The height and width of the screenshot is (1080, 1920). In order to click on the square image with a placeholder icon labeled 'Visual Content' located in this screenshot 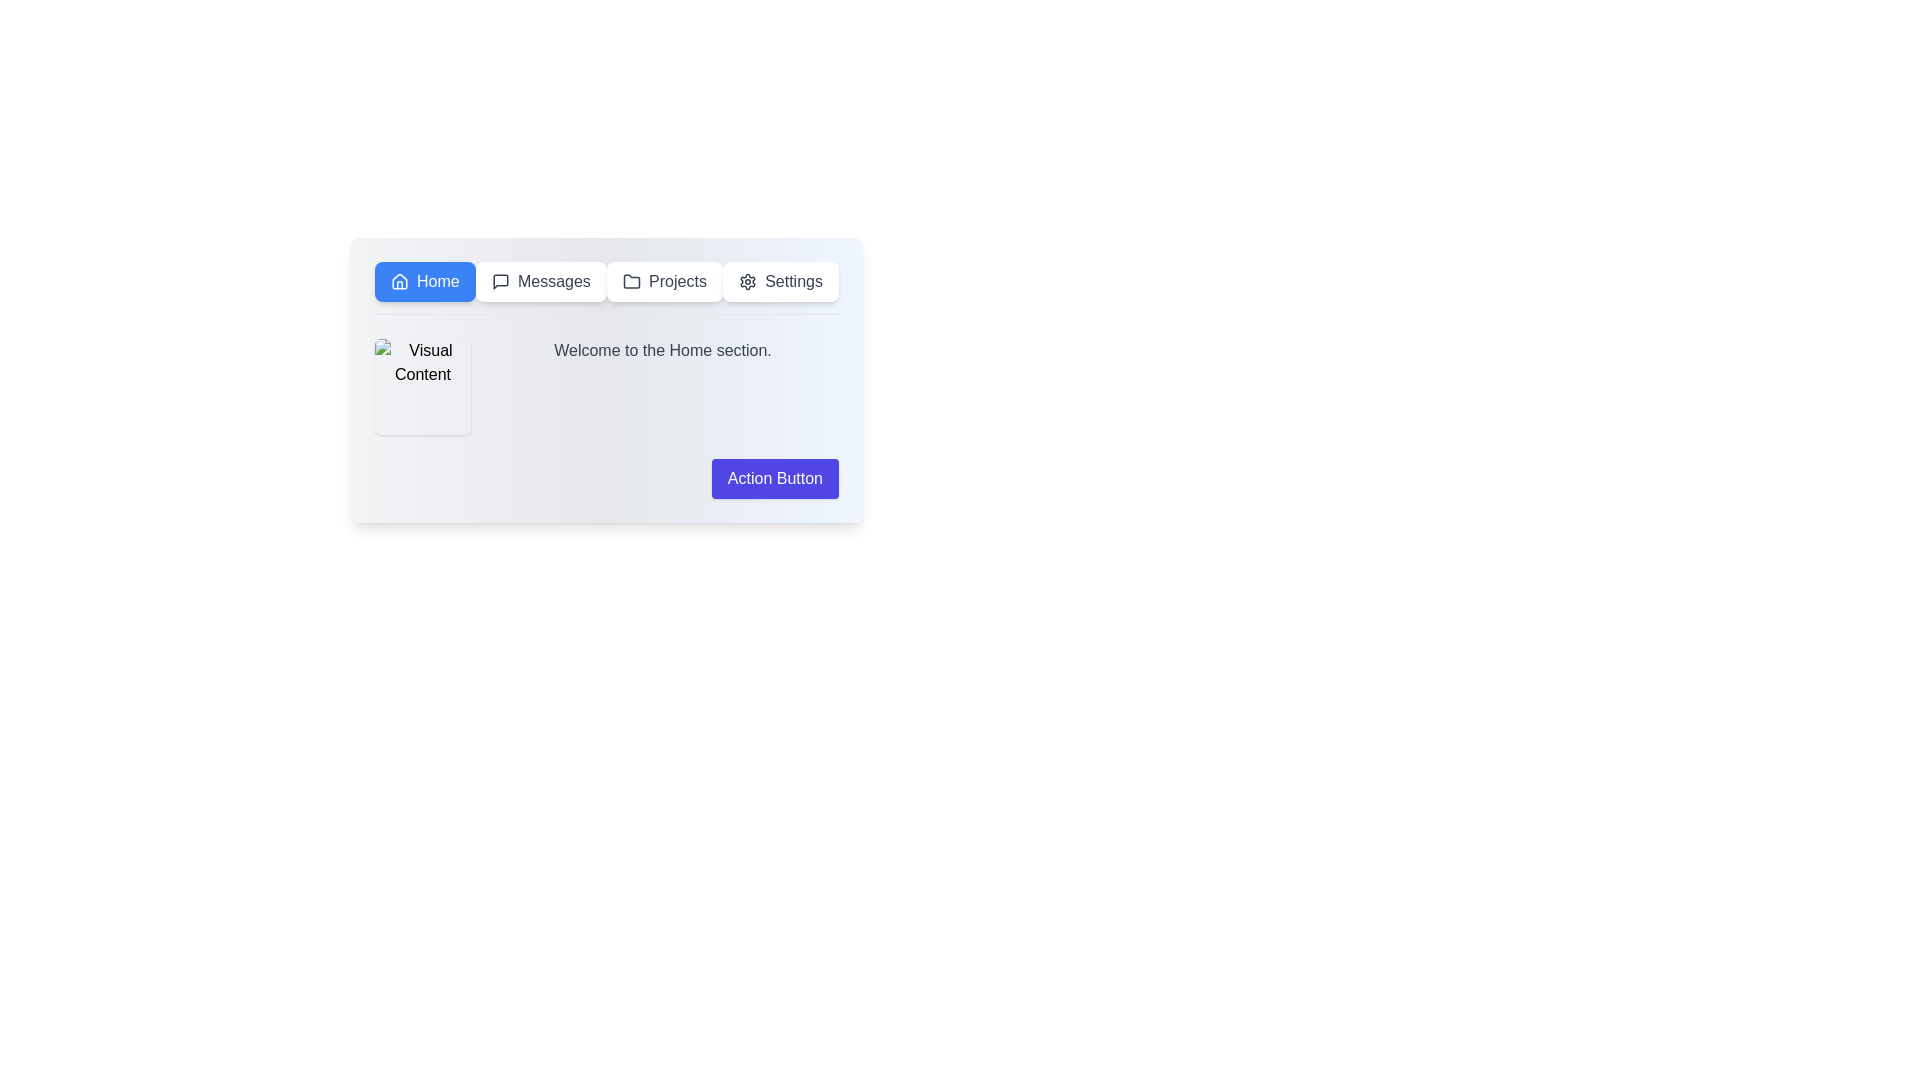, I will do `click(421, 386)`.